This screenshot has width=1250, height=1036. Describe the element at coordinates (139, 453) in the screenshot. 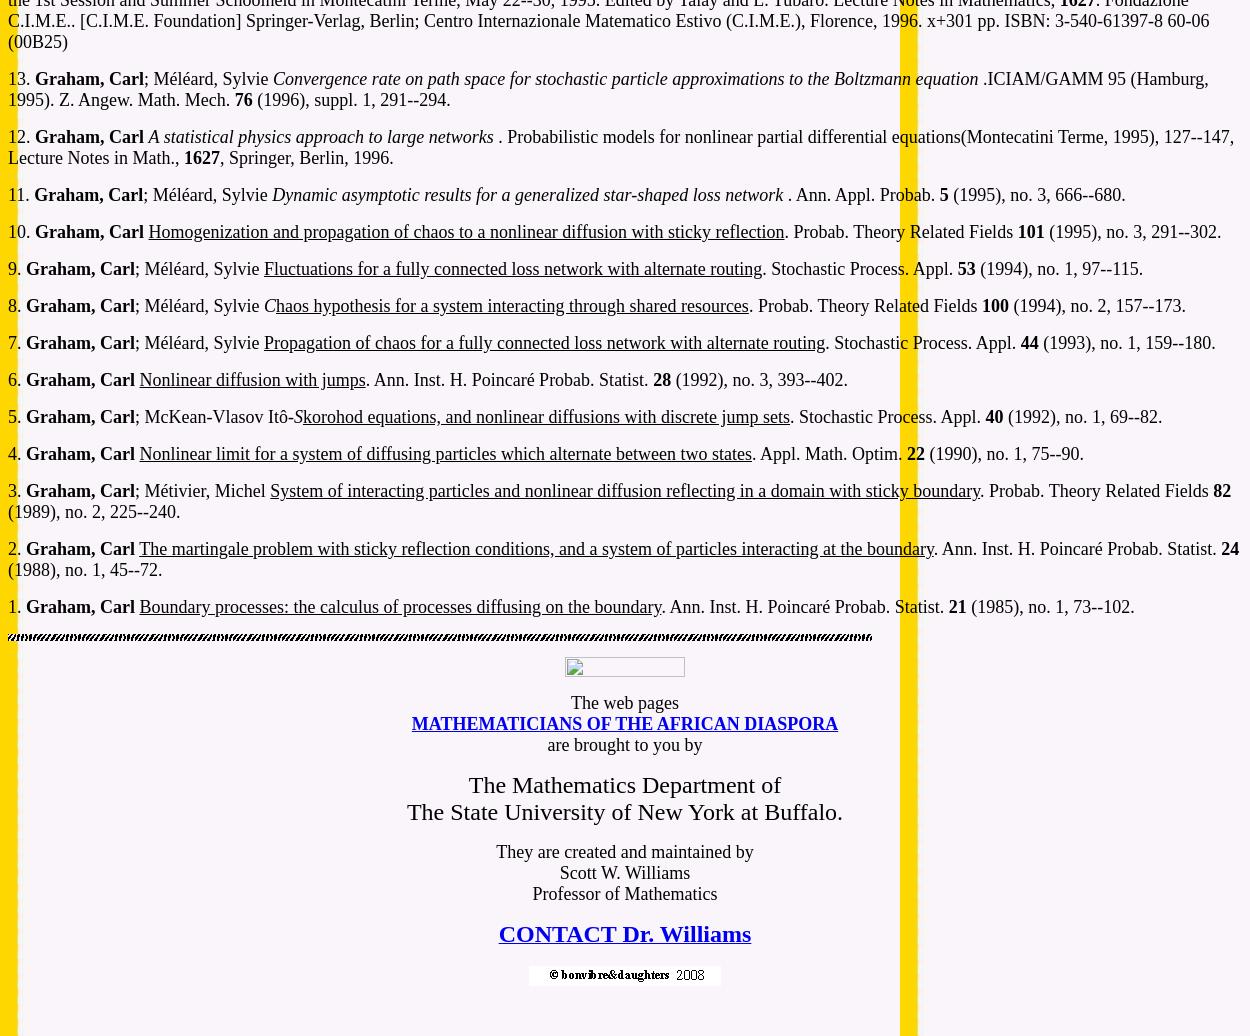

I see `'Nonlinear limit for
a system of diffusing particles which alternate between two states'` at that location.